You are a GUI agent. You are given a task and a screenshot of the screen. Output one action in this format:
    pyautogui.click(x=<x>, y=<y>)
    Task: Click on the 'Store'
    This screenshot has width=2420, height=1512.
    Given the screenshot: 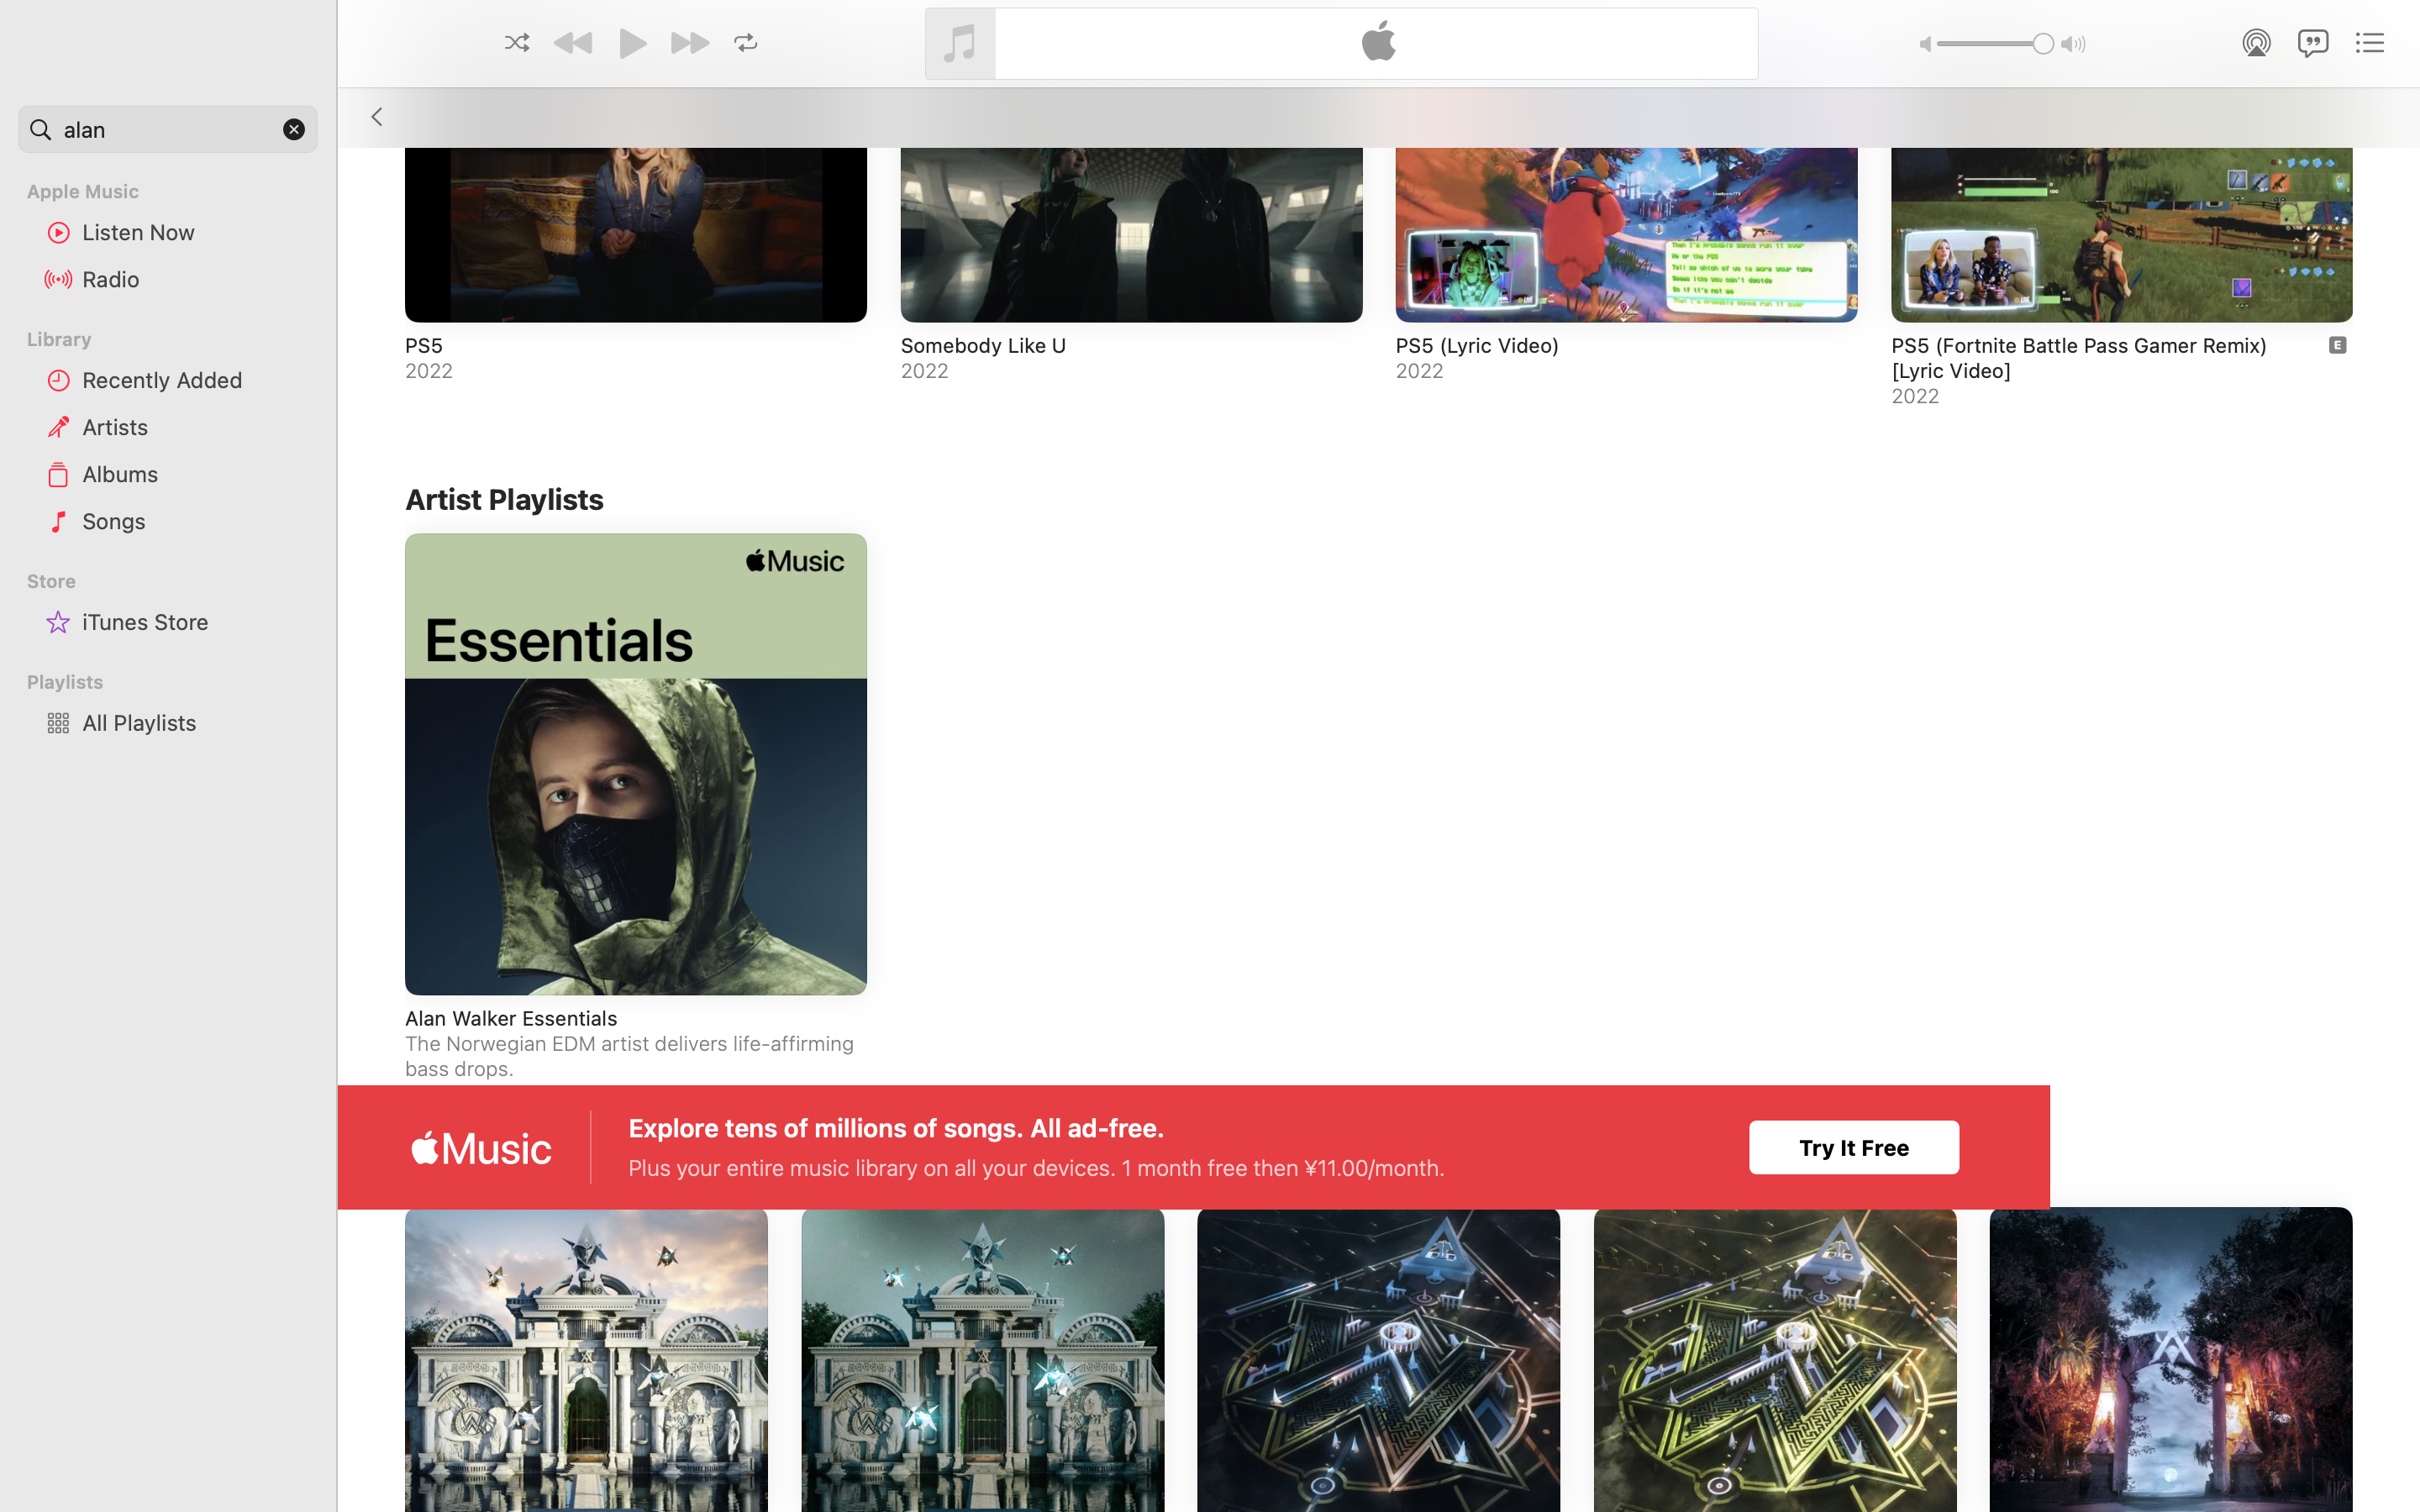 What is the action you would take?
    pyautogui.click(x=176, y=580)
    